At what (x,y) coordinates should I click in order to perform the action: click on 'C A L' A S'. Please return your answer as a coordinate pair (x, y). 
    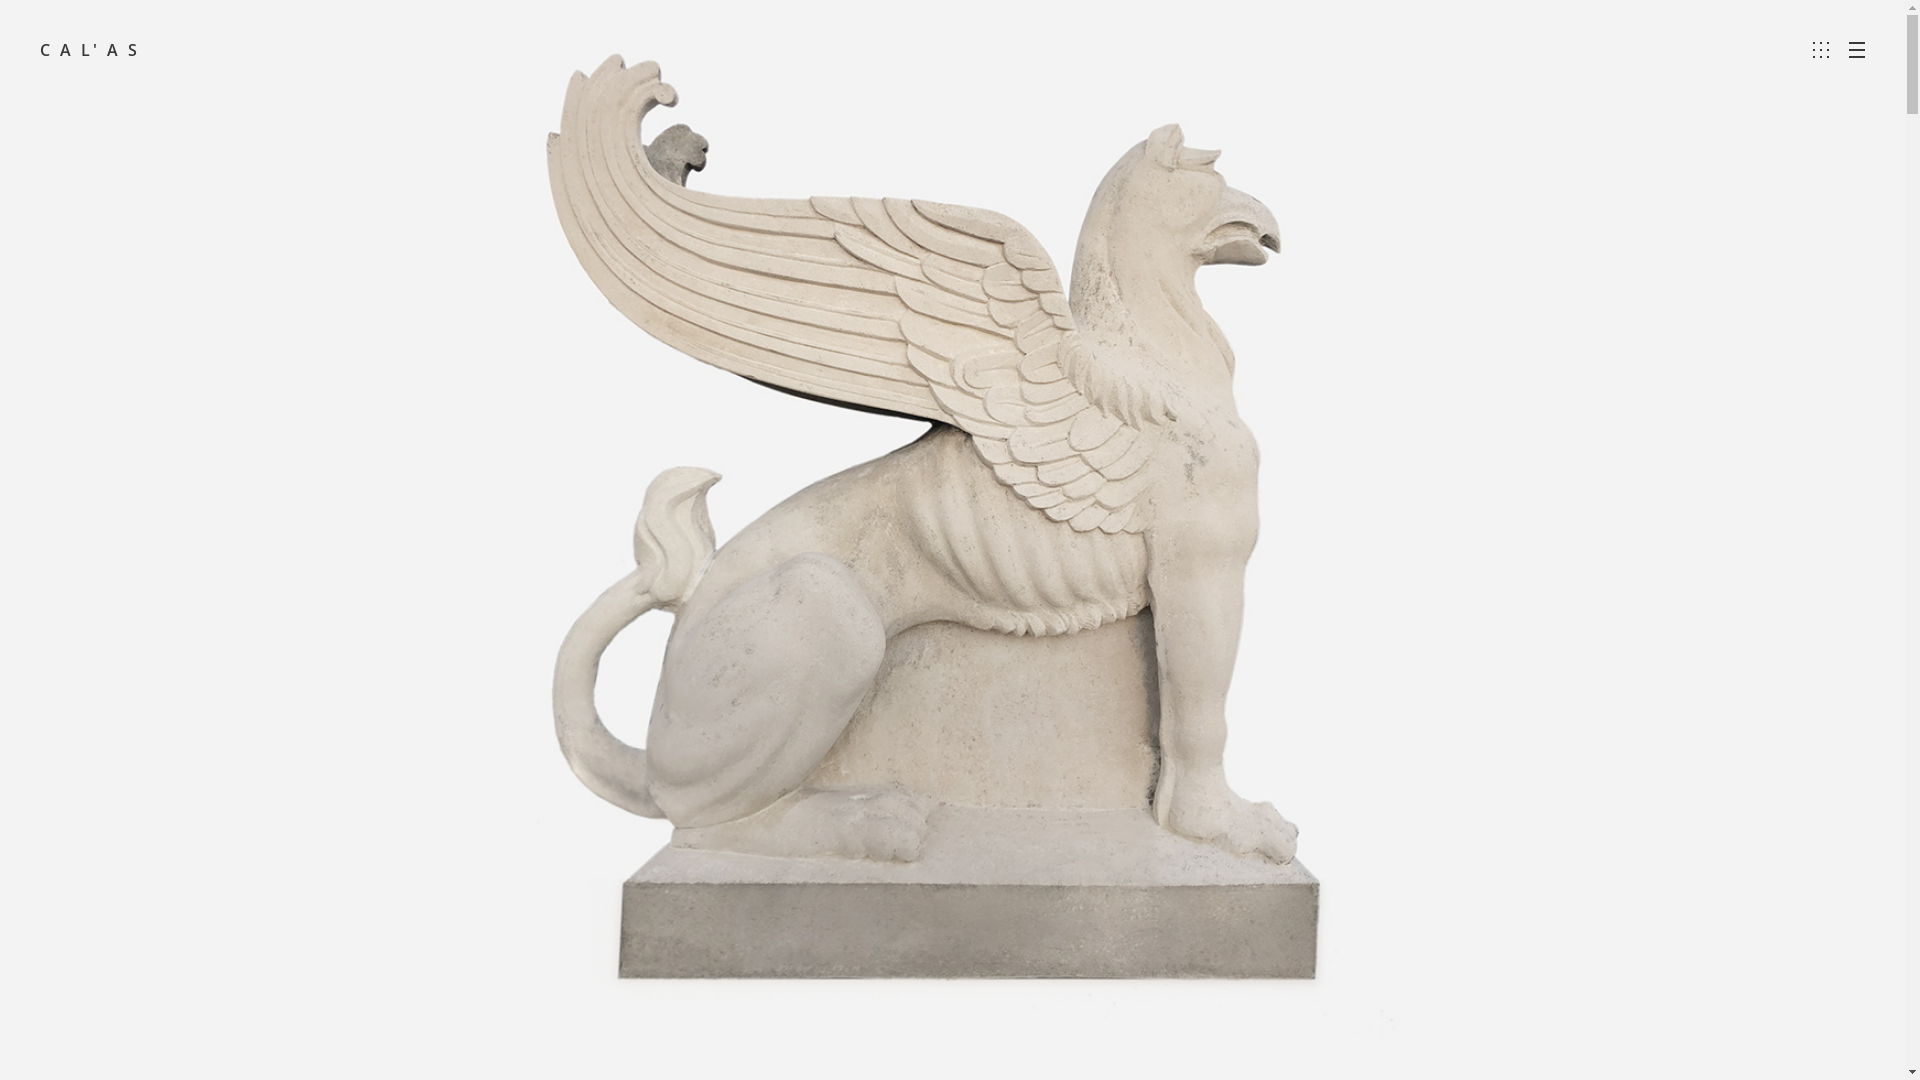
    Looking at the image, I should click on (89, 49).